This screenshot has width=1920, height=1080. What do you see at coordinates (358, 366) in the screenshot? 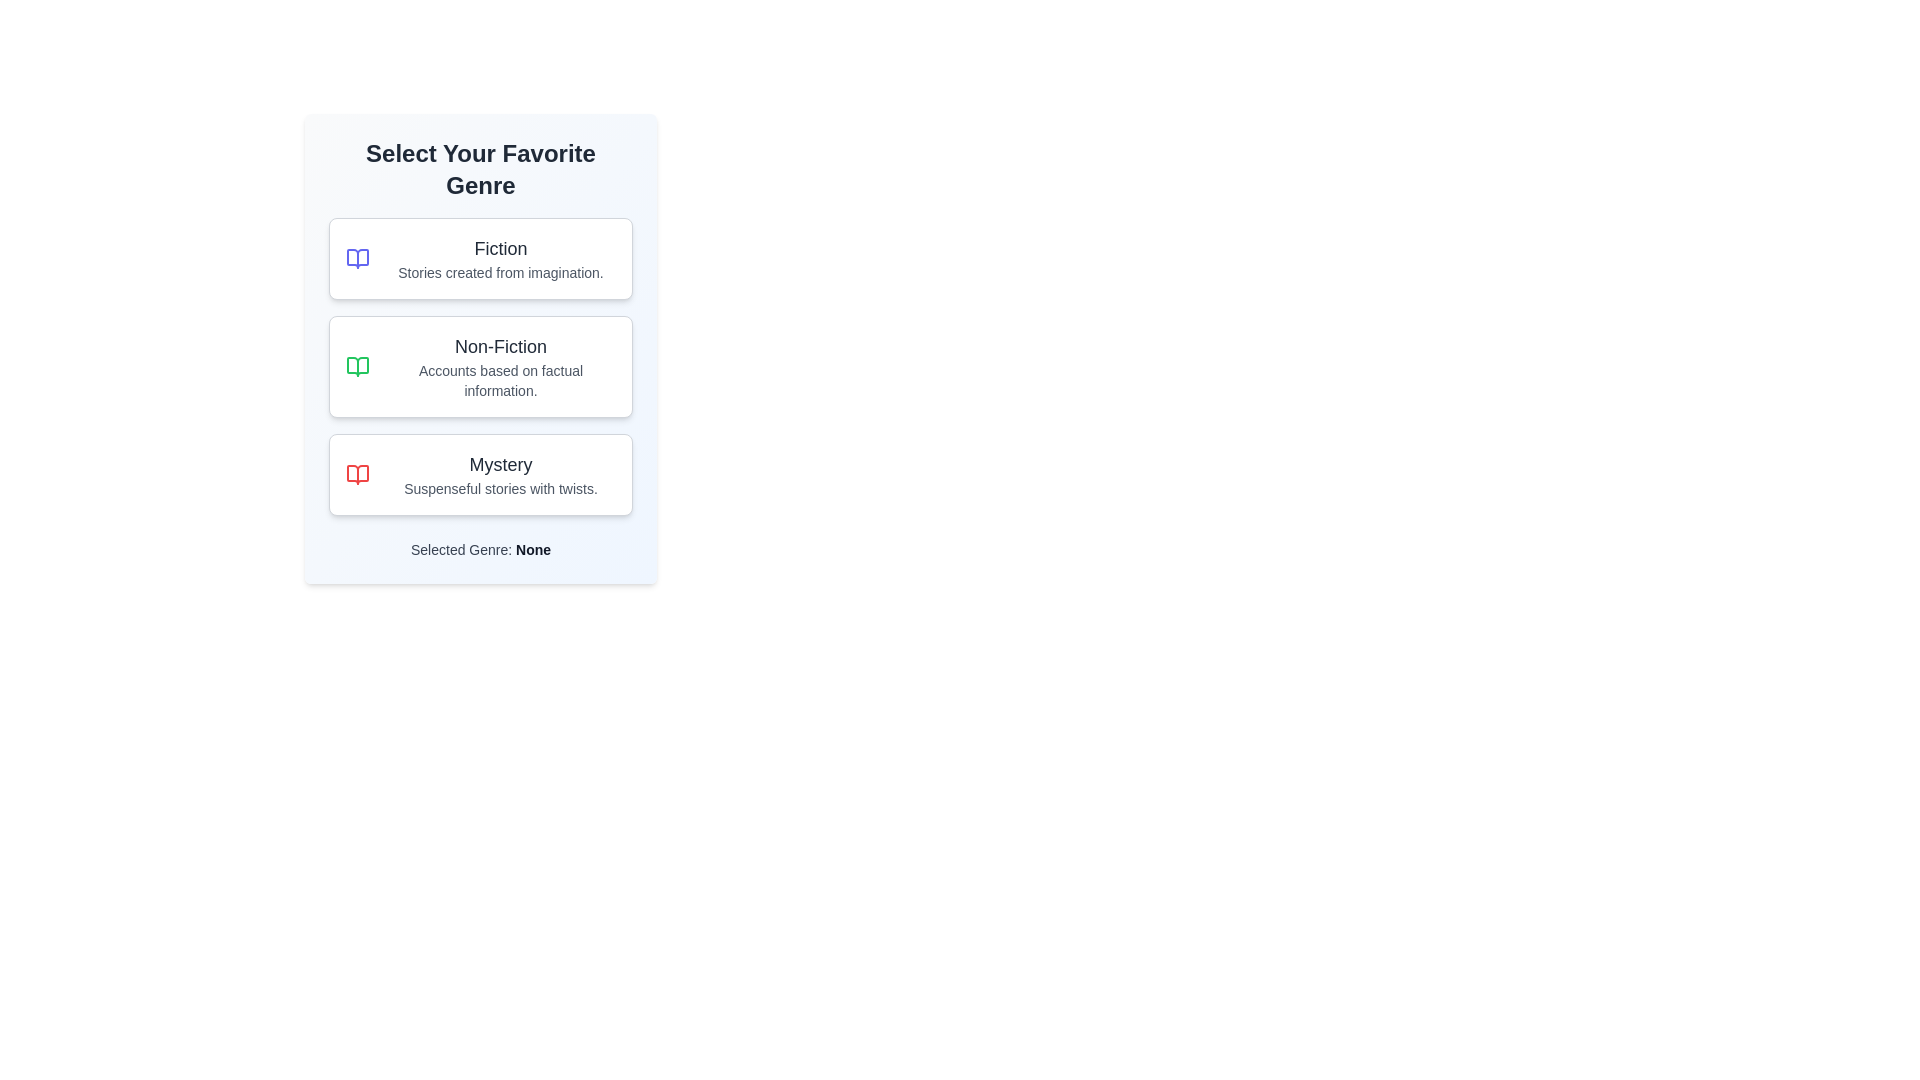
I see `the green book icon representing the 'Non-Fiction' genre in the 'Select Your Favorite Genre' list, which is the second option among three` at bounding box center [358, 366].